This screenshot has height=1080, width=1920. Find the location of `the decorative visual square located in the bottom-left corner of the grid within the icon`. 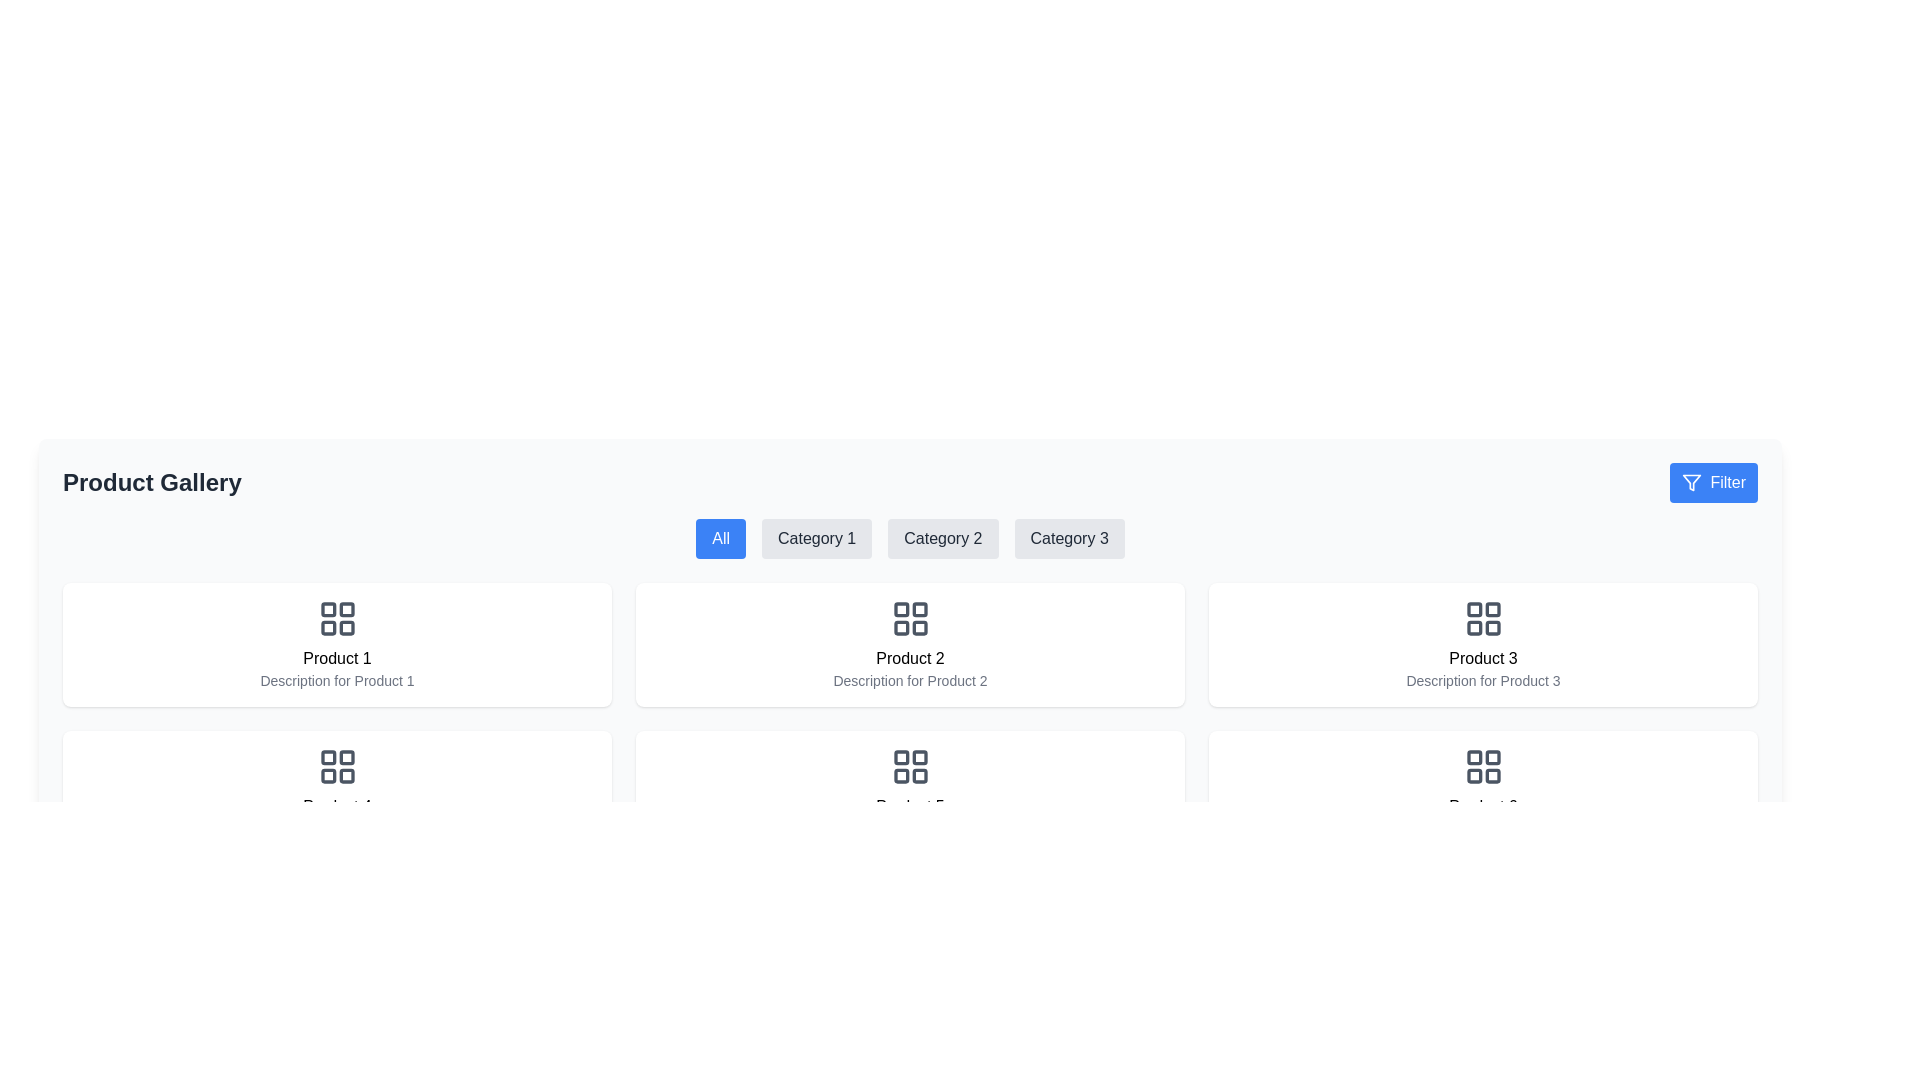

the decorative visual square located in the bottom-left corner of the grid within the icon is located at coordinates (1474, 627).